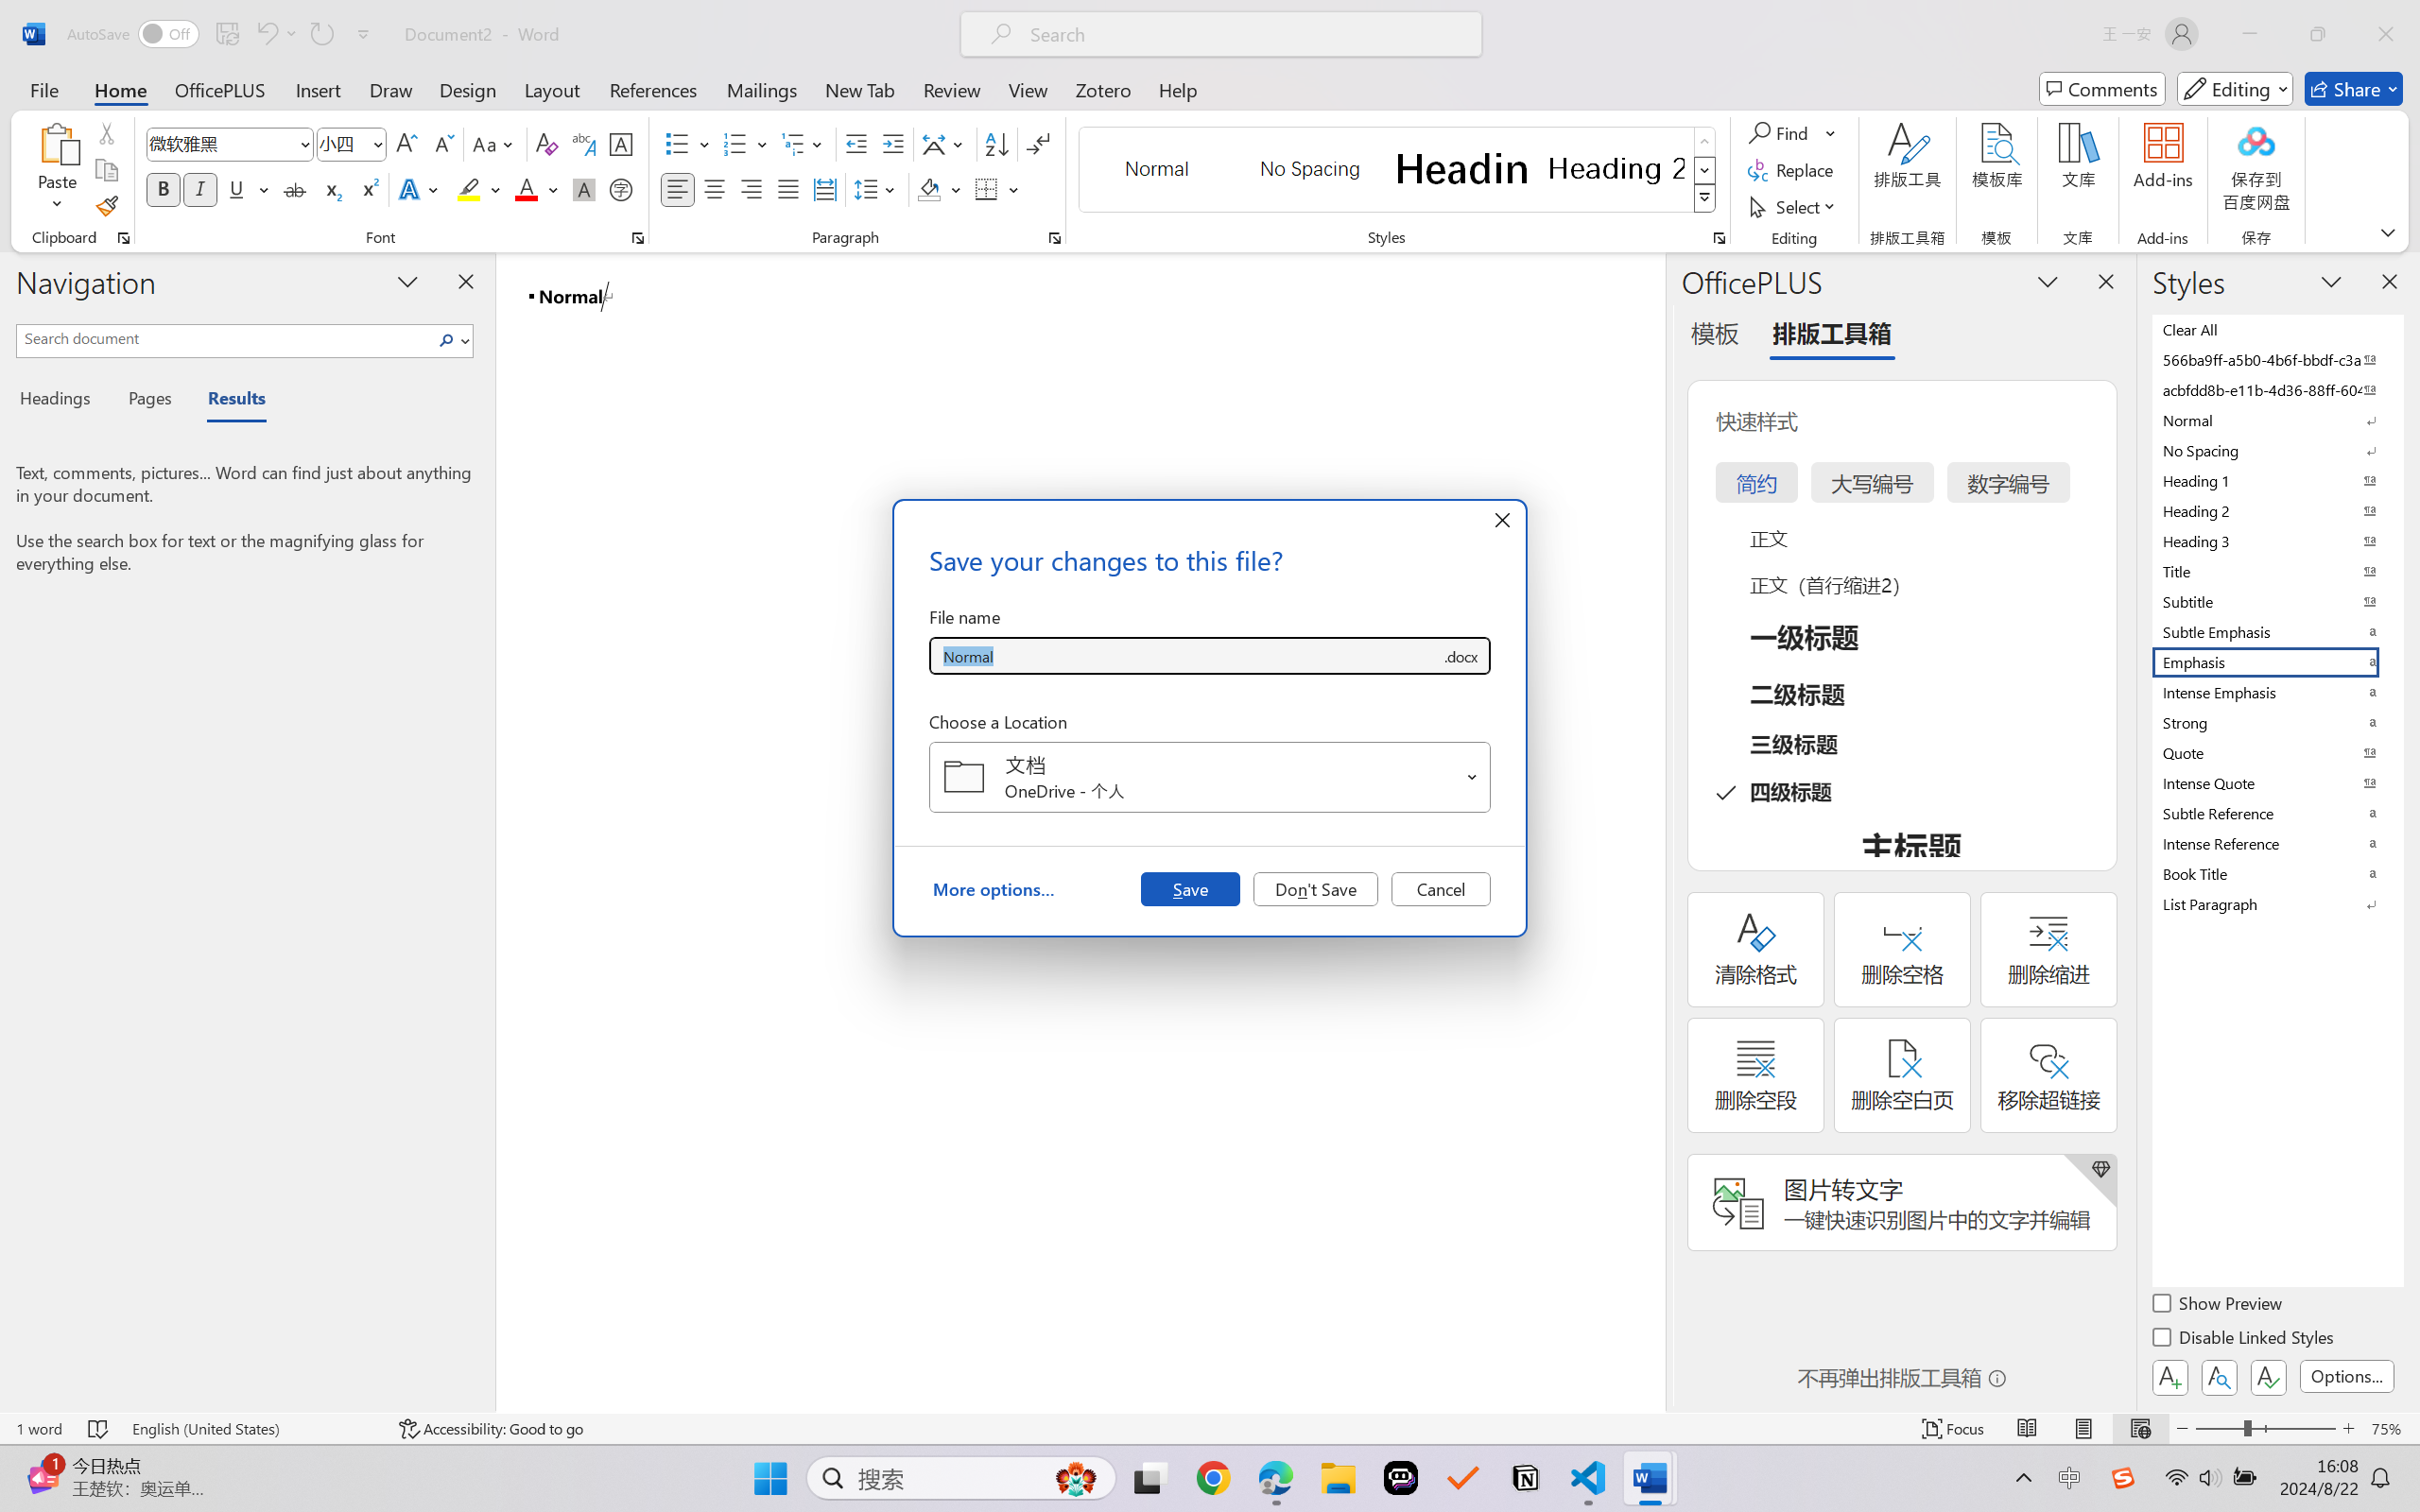 Image resolution: width=2420 pixels, height=1512 pixels. Describe the element at coordinates (1184, 656) in the screenshot. I see `'File name'` at that location.